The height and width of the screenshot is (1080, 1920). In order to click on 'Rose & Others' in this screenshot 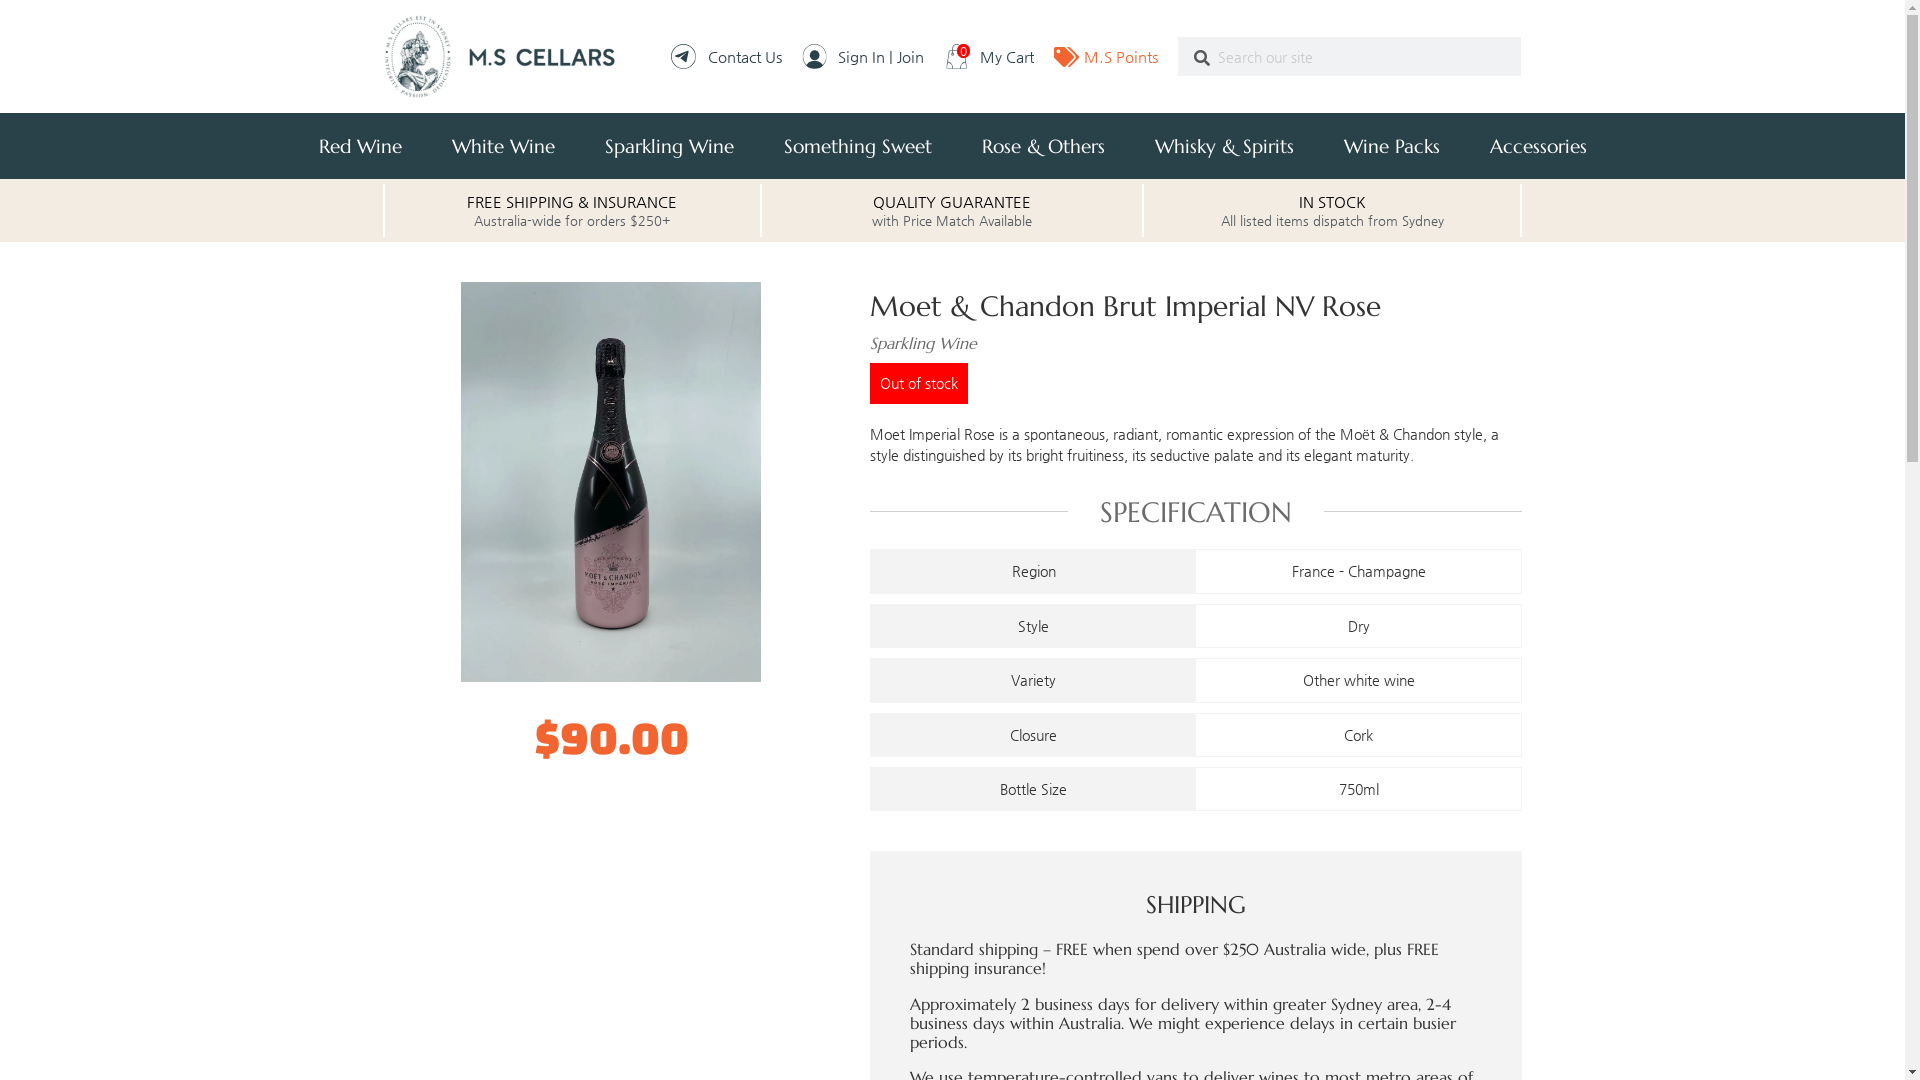, I will do `click(1041, 145)`.